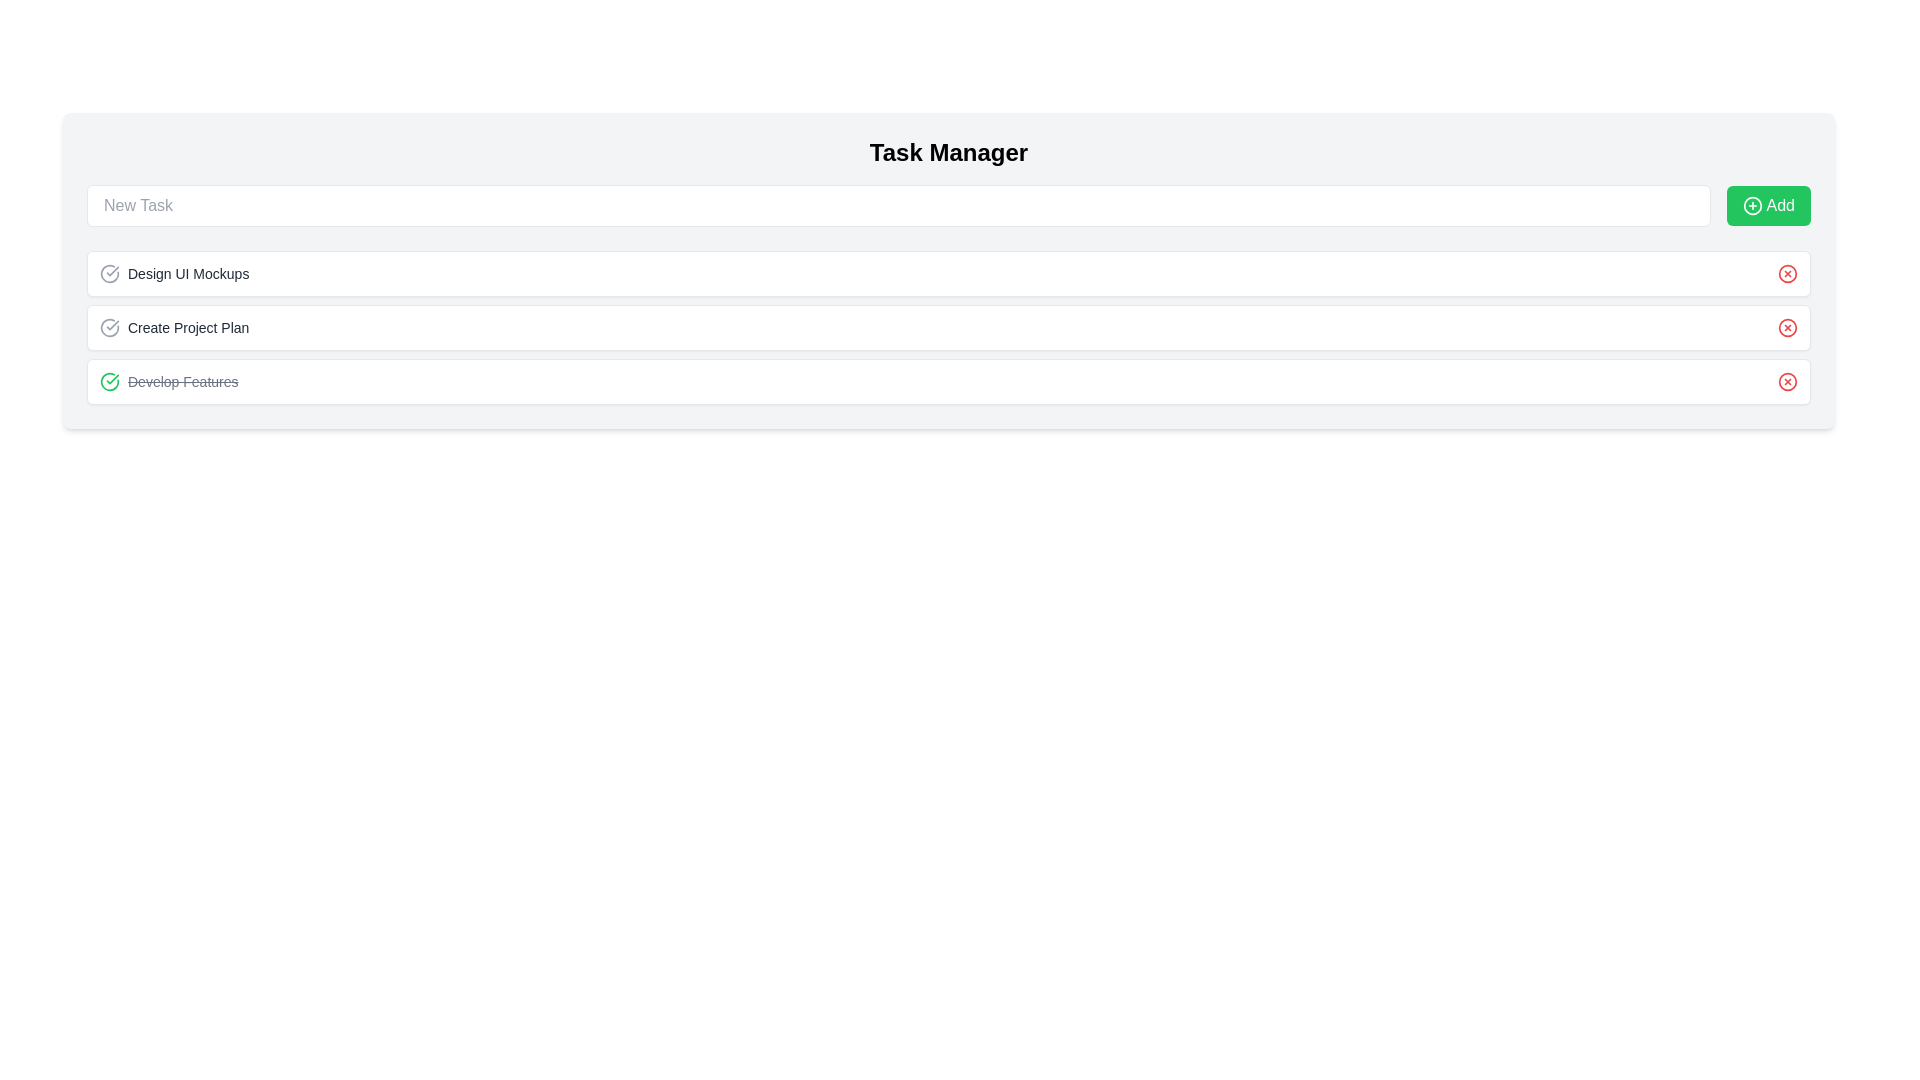 The width and height of the screenshot is (1920, 1080). I want to click on the delete button (icon format) at the far-right end of the 'Design UI Mockups' section, so click(1788, 273).